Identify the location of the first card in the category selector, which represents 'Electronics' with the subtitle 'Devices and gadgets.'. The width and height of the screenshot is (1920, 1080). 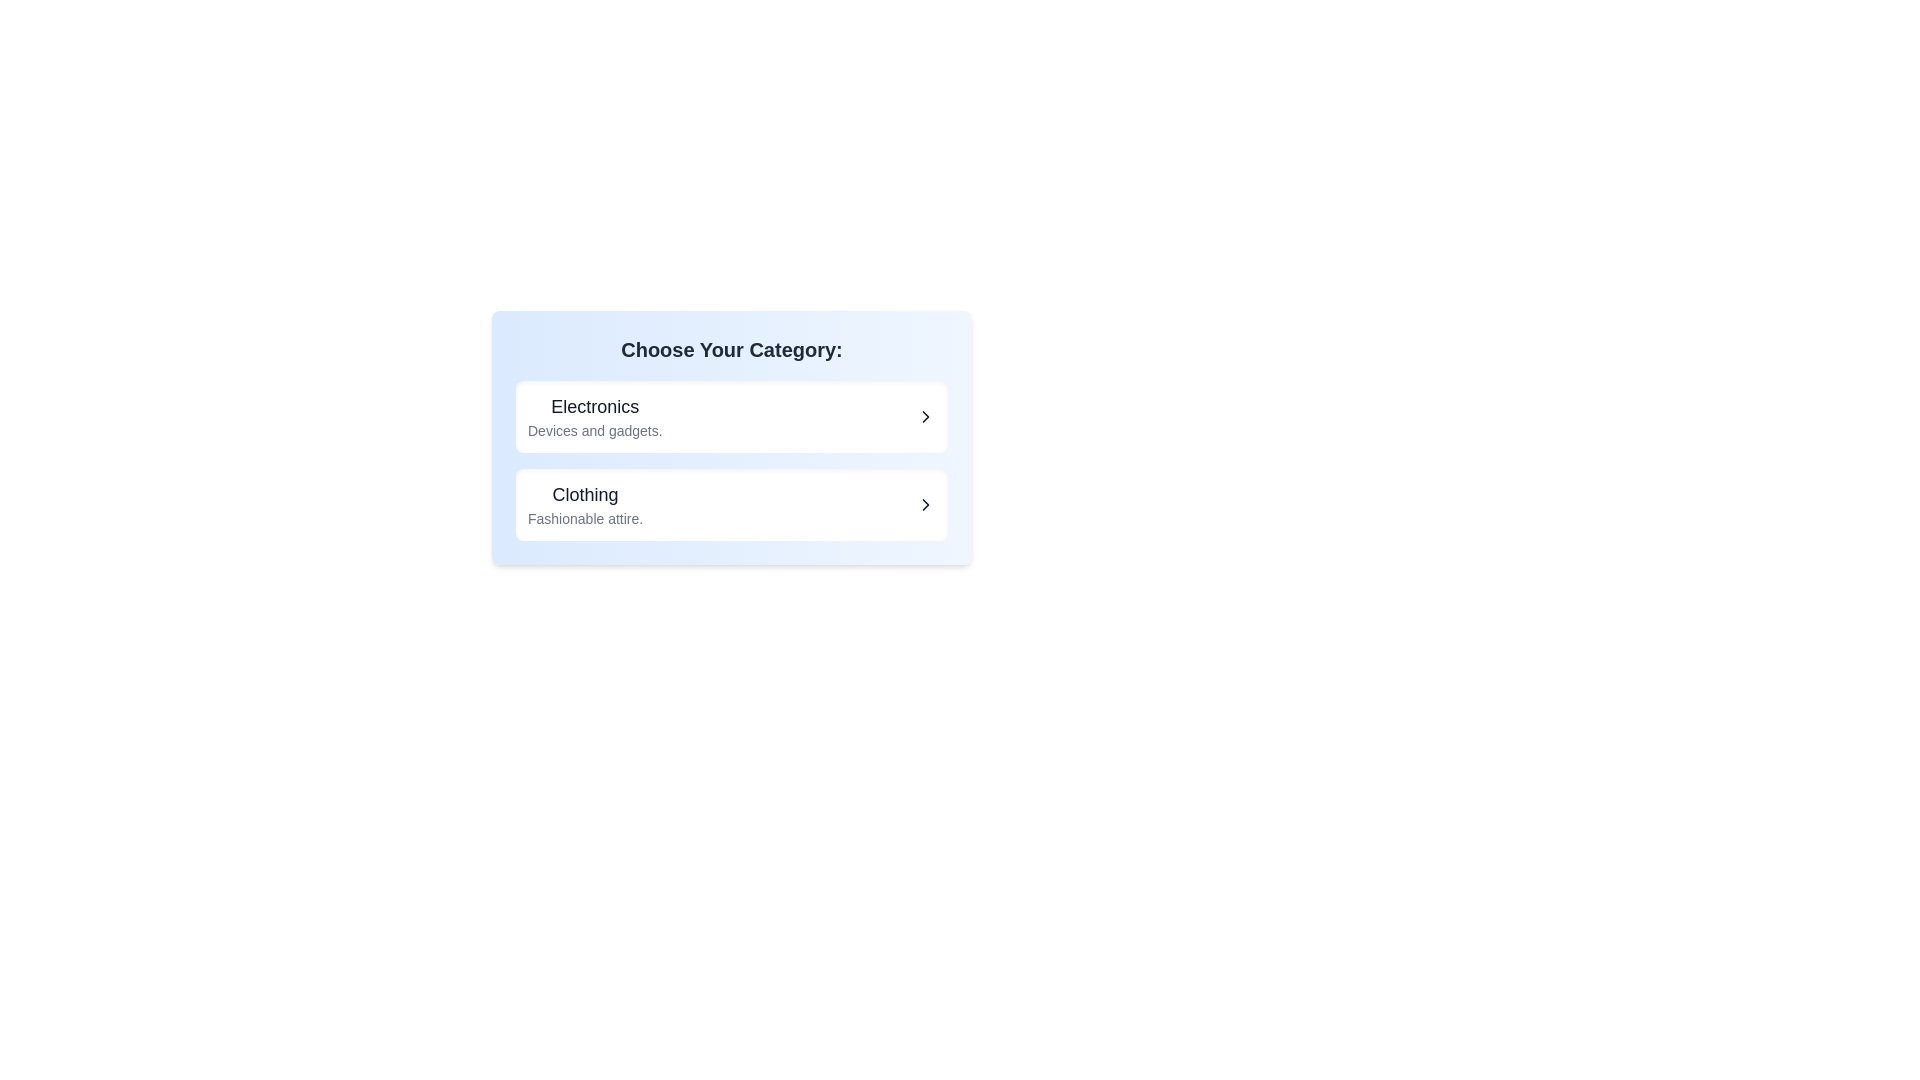
(730, 437).